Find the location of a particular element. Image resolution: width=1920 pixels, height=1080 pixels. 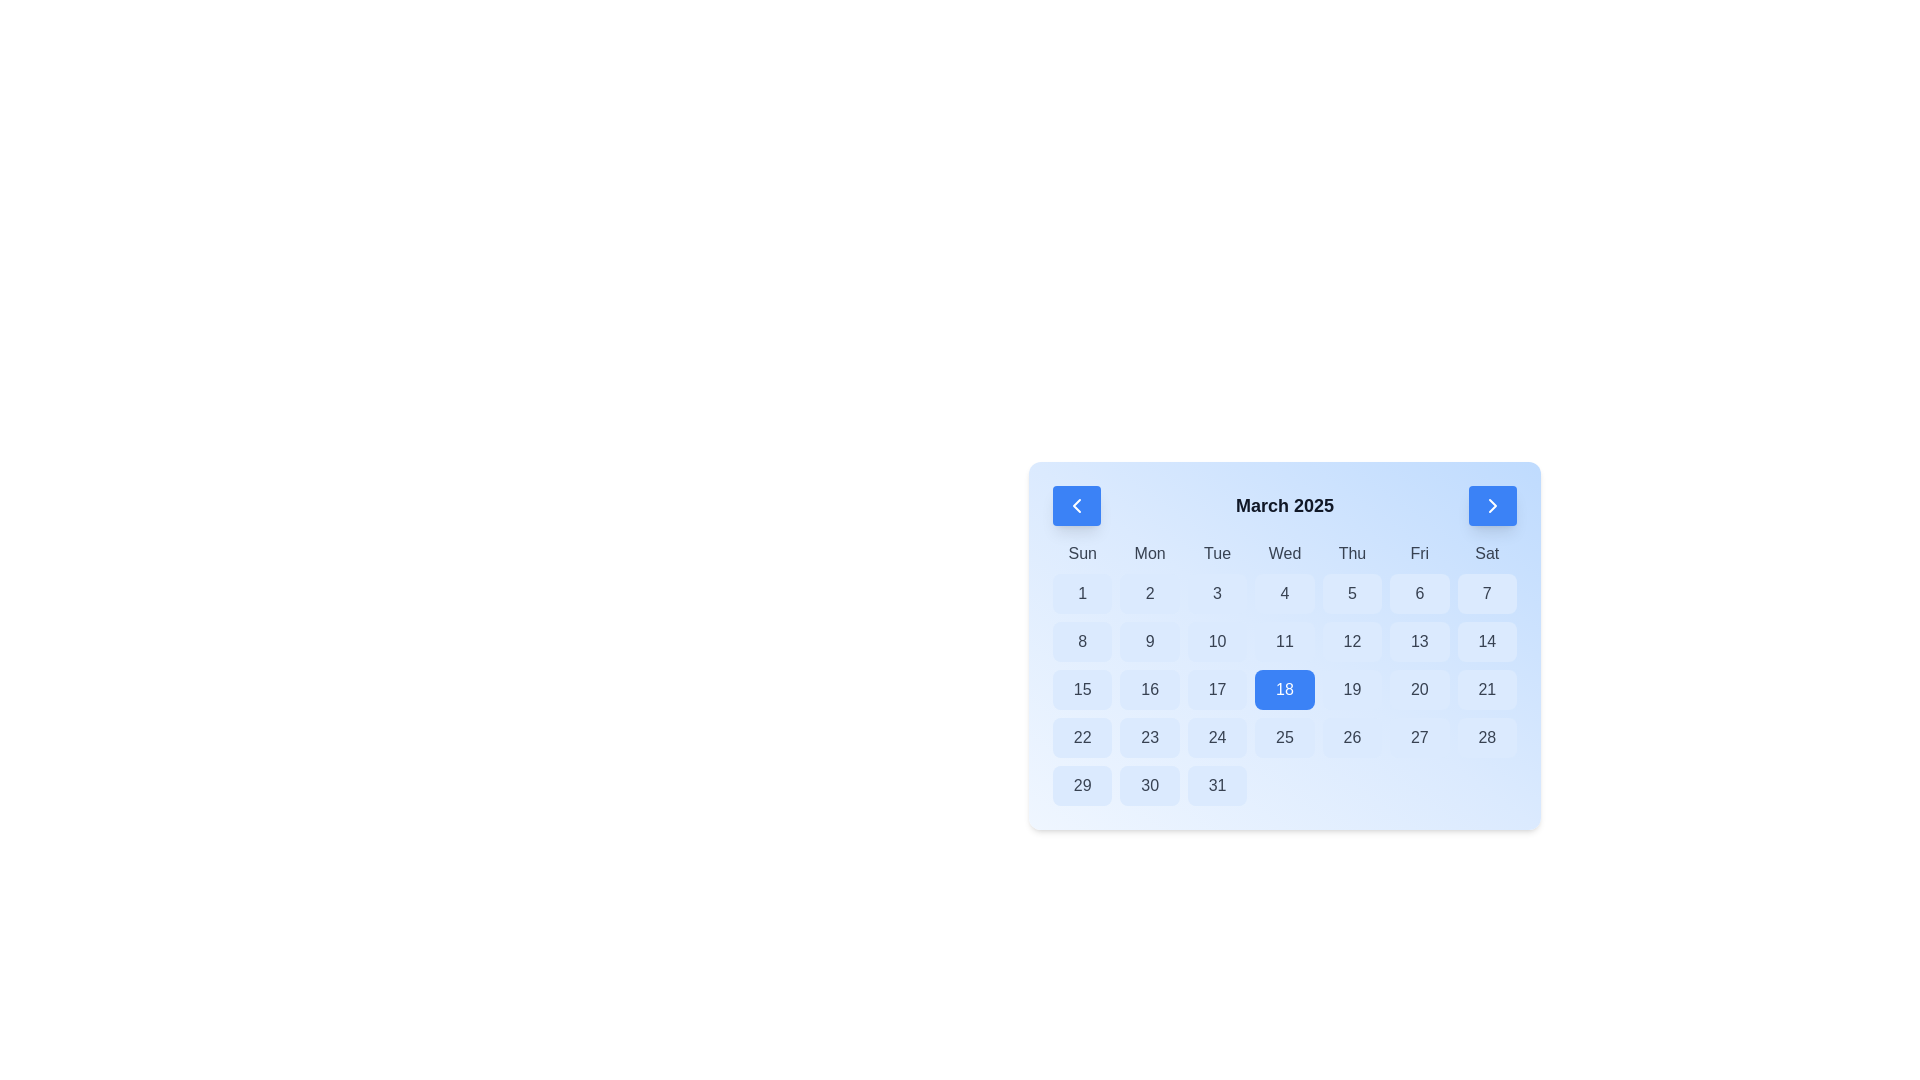

the calendar day button for the 7th, located under the 'Sat' column is located at coordinates (1487, 593).